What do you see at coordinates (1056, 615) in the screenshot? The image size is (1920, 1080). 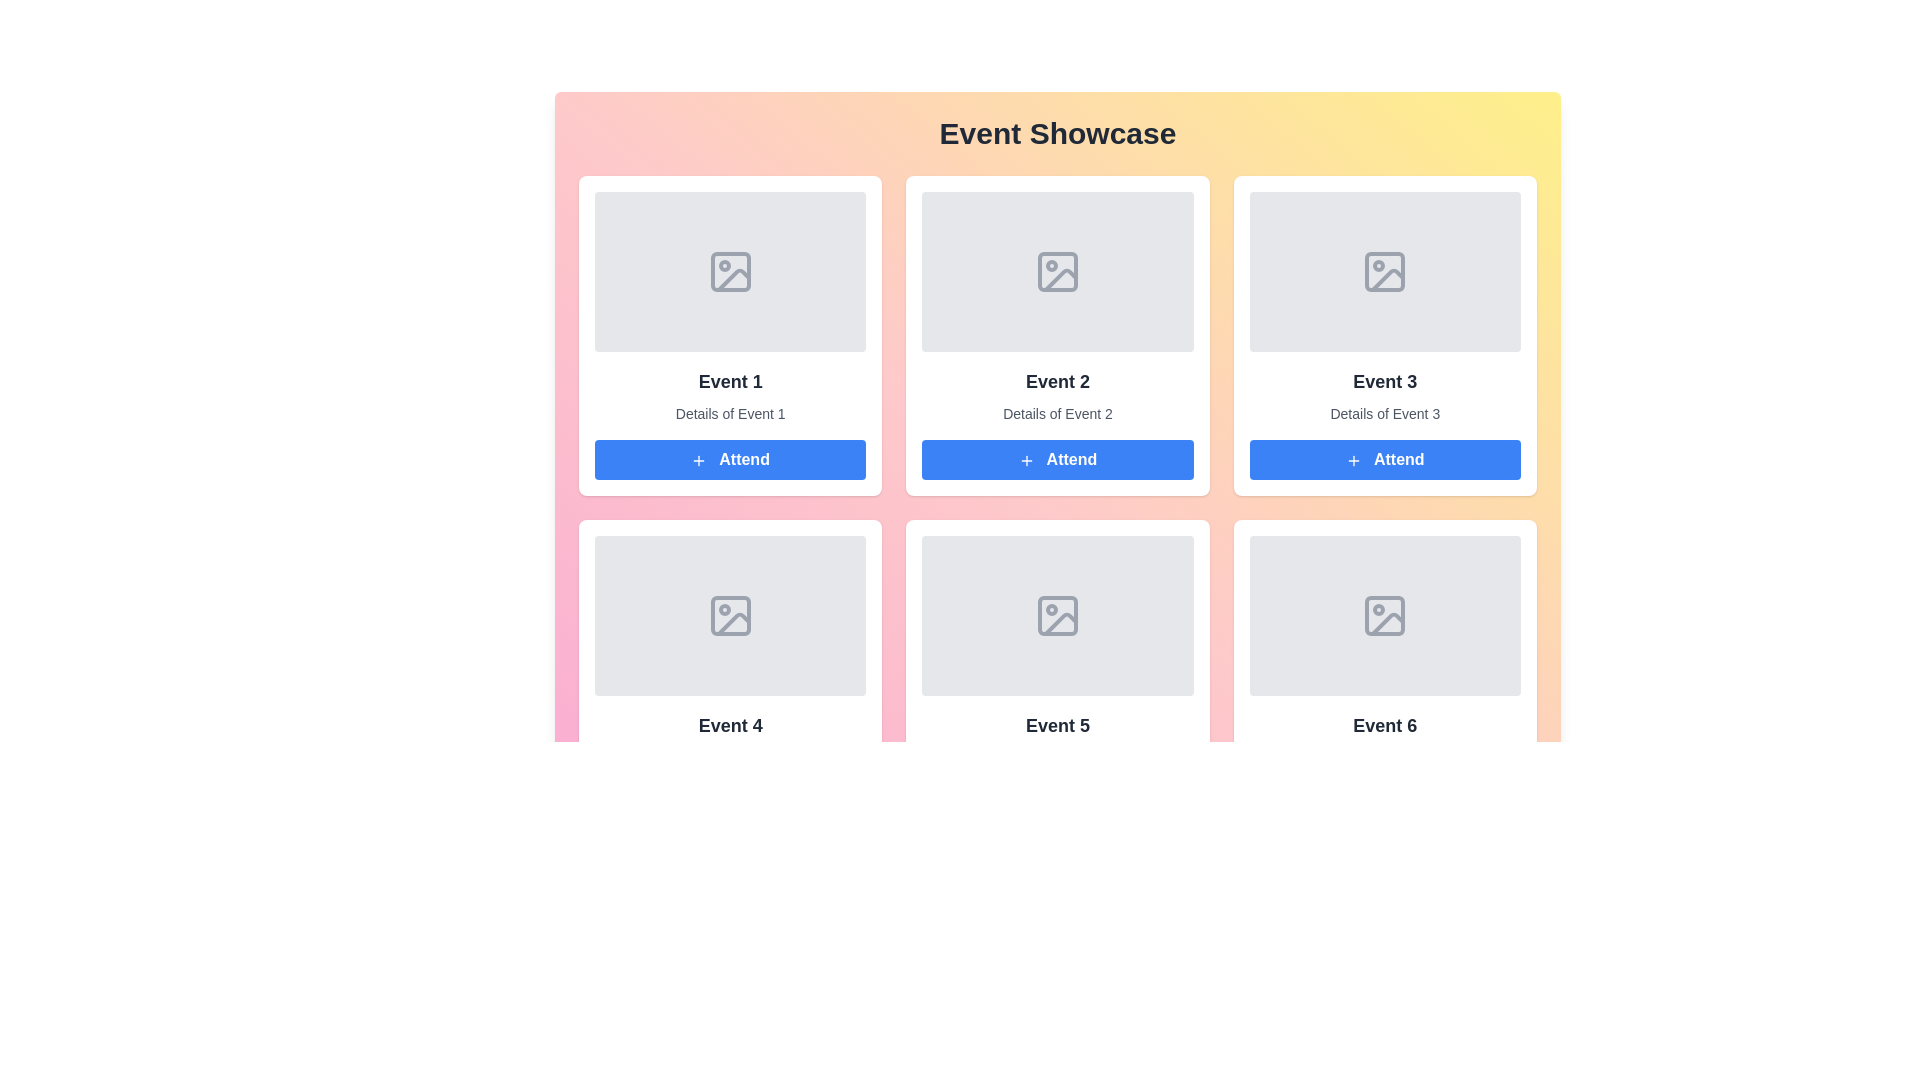 I see `the image placeholder located at the top center of the card displaying 'Event 5', which is positioned in the second row, middle column` at bounding box center [1056, 615].